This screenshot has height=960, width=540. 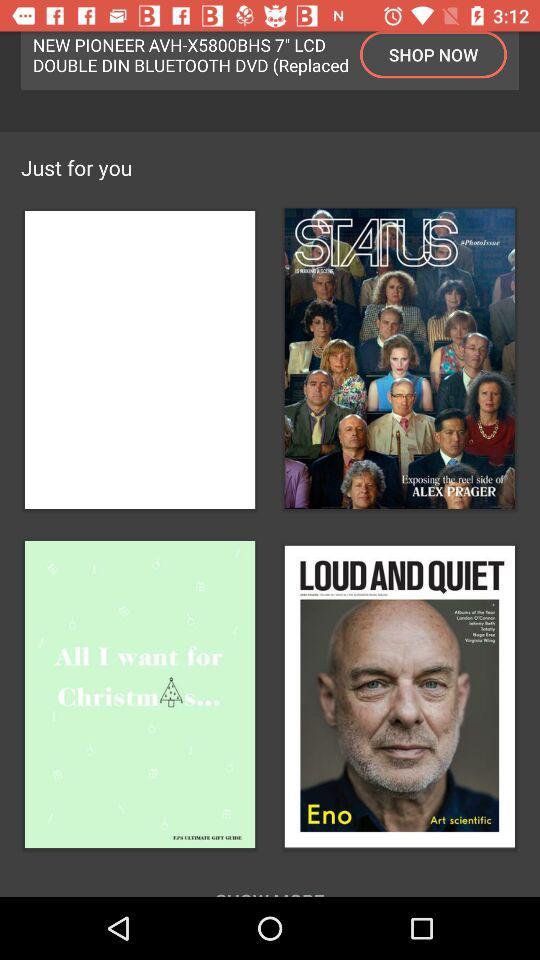 What do you see at coordinates (191, 53) in the screenshot?
I see `item above the just for you` at bounding box center [191, 53].